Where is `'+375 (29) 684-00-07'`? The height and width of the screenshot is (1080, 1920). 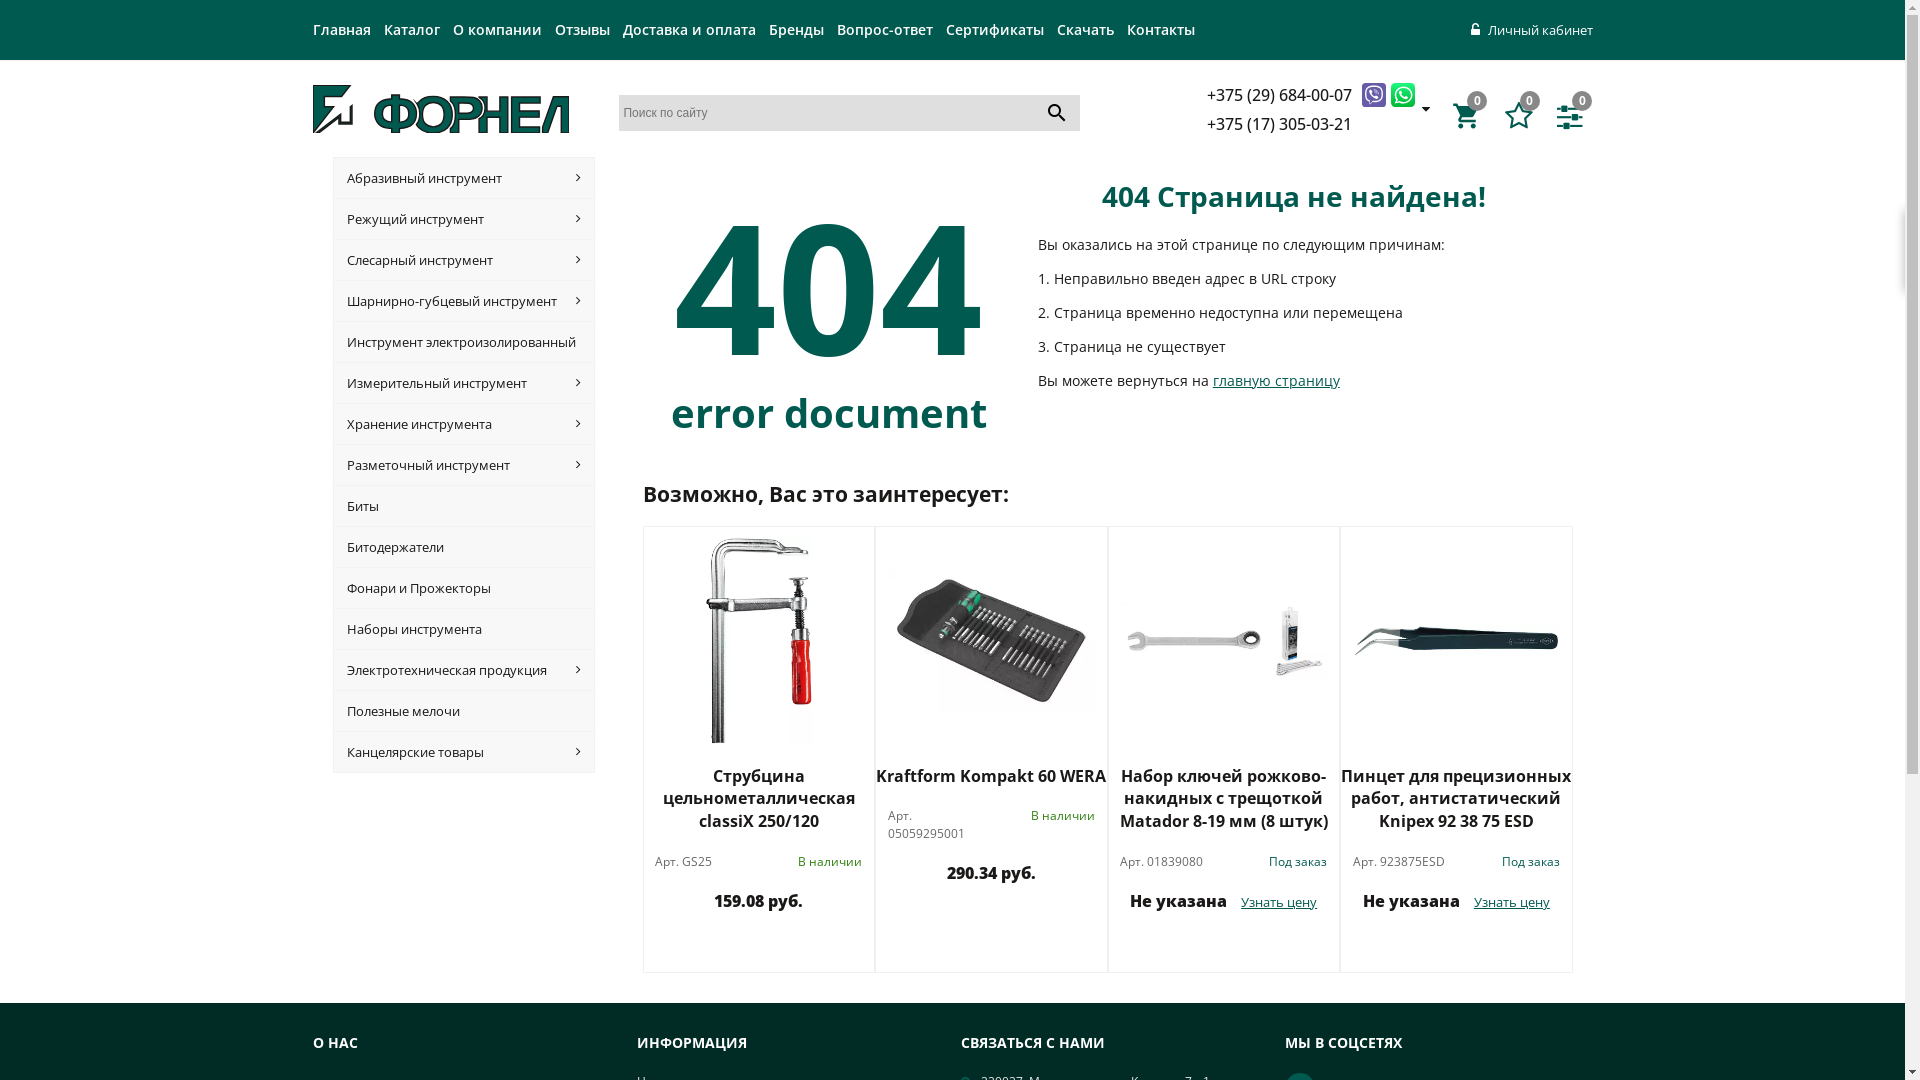 '+375 (29) 684-00-07' is located at coordinates (1281, 93).